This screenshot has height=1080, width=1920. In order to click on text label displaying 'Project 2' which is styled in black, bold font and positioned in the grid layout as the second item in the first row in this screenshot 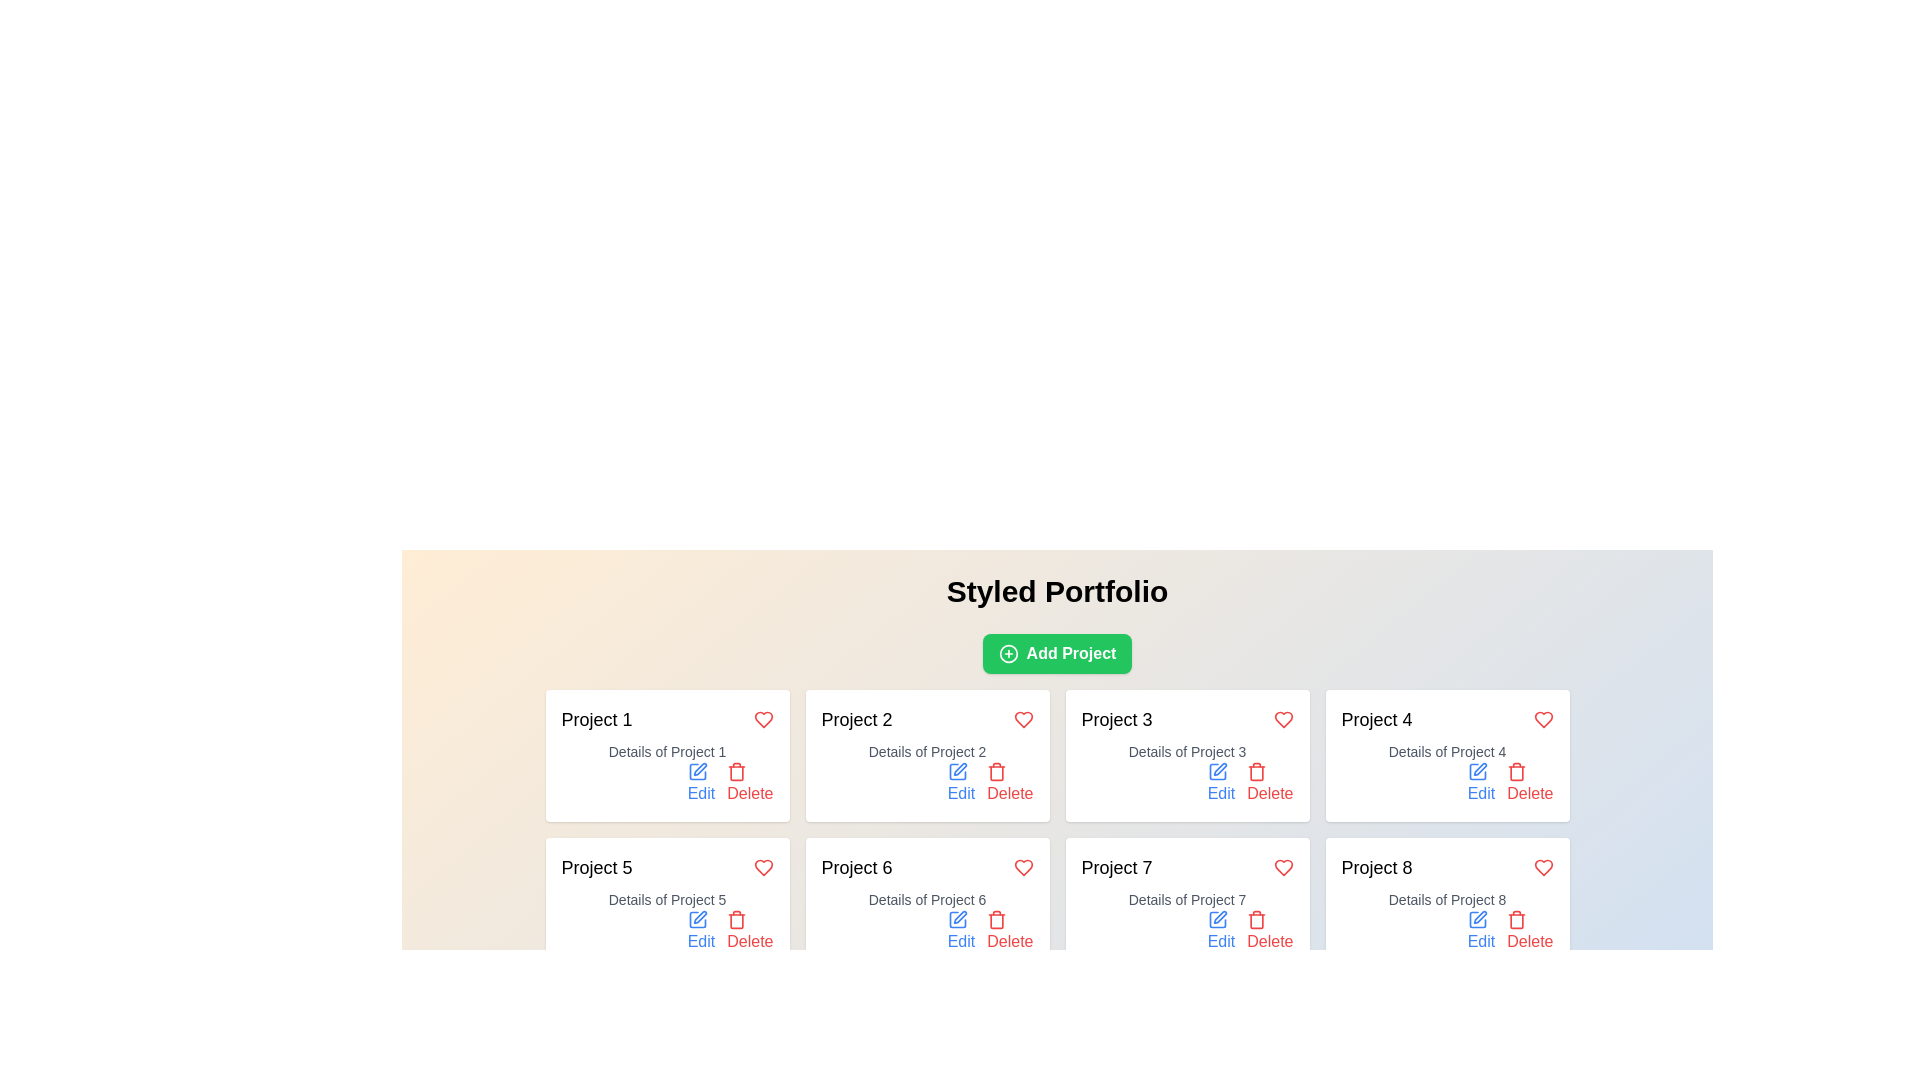, I will do `click(857, 720)`.